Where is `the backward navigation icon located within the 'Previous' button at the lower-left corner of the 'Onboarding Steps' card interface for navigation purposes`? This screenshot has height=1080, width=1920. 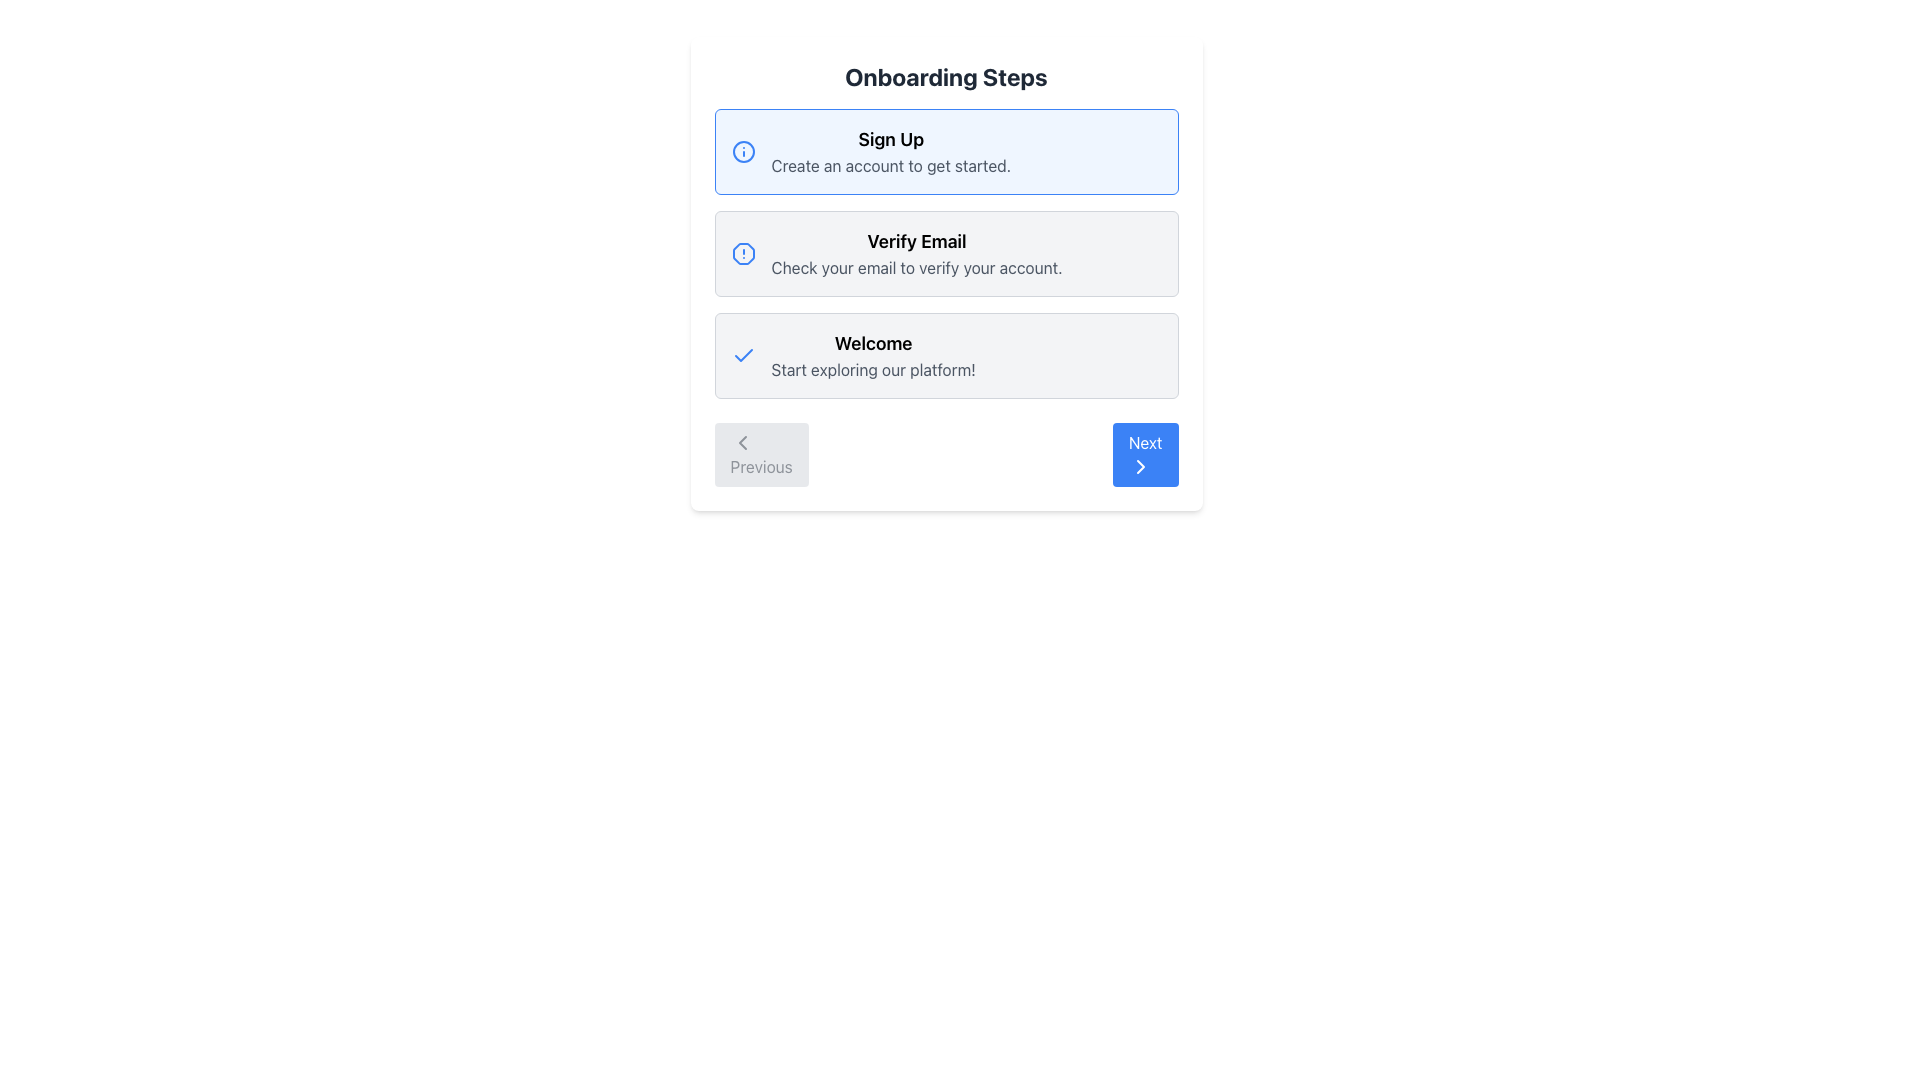
the backward navigation icon located within the 'Previous' button at the lower-left corner of the 'Onboarding Steps' card interface for navigation purposes is located at coordinates (741, 442).